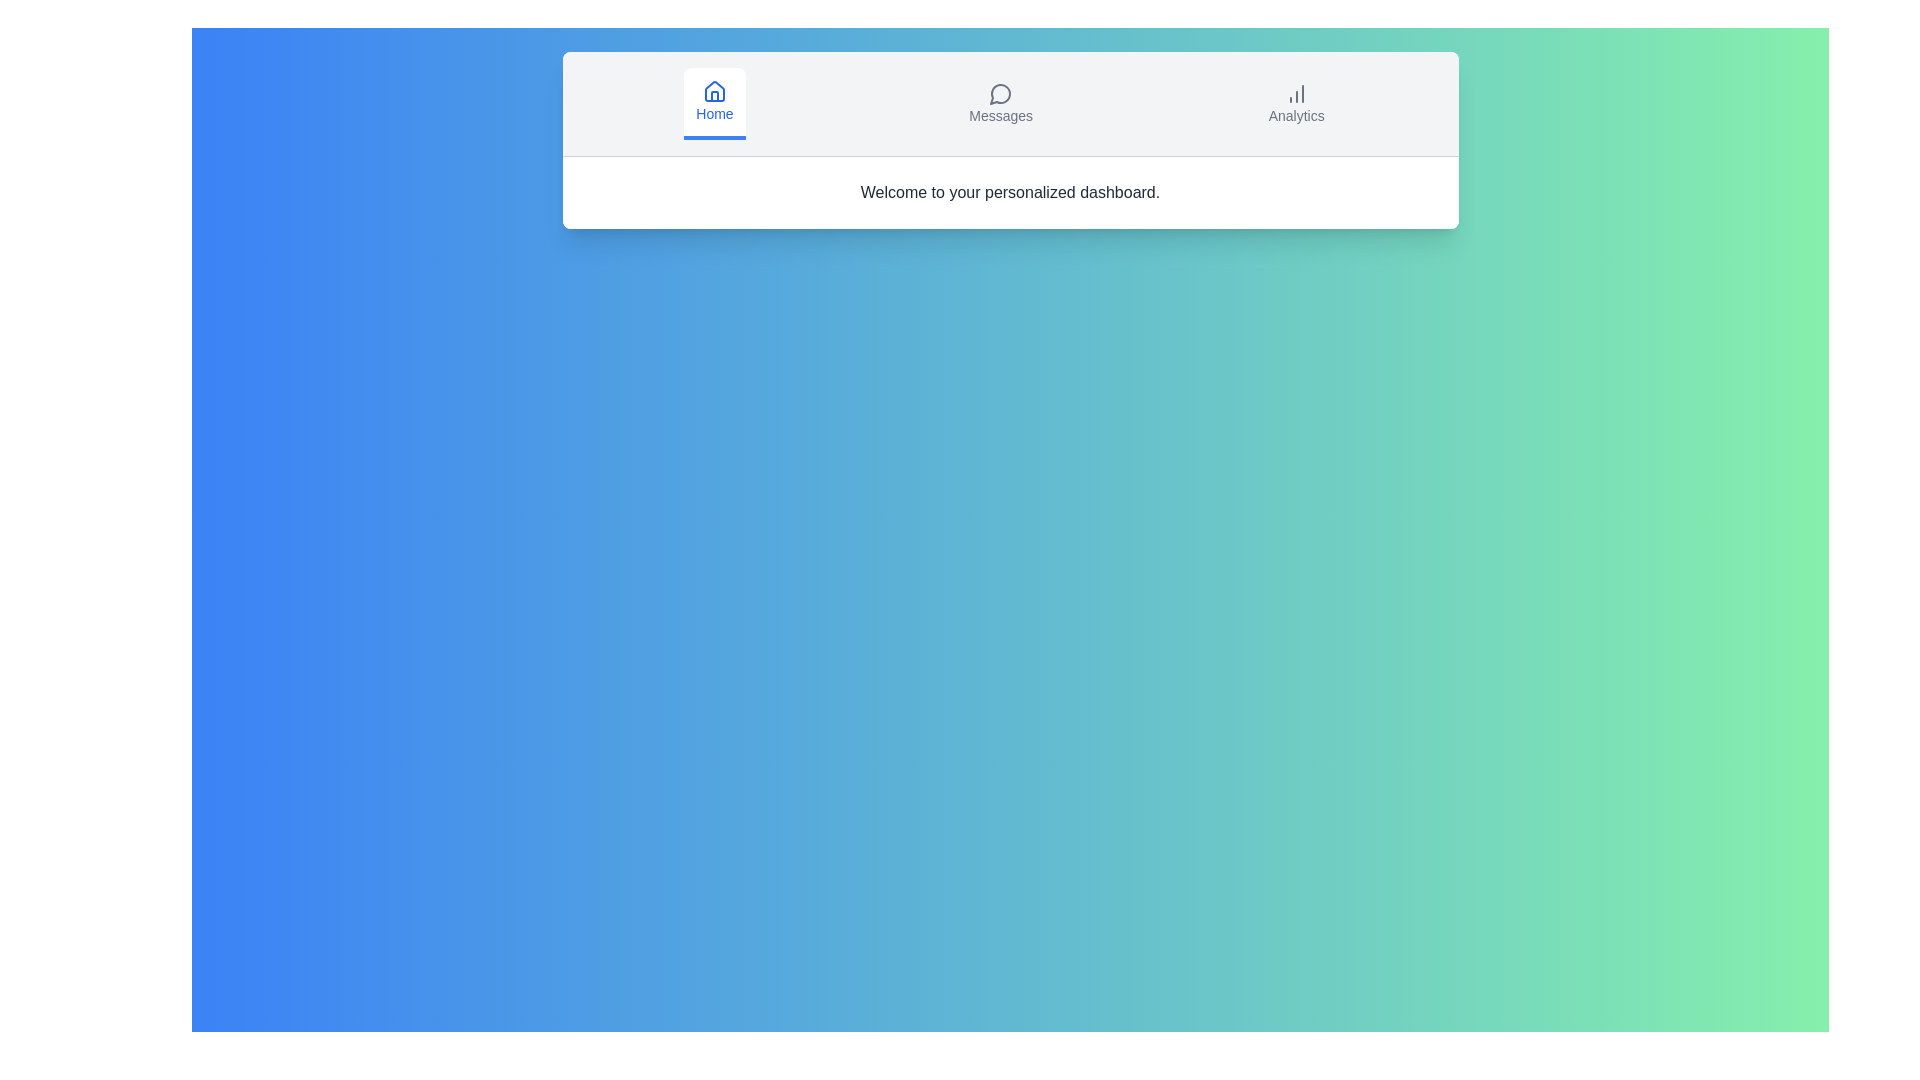 The image size is (1920, 1080). What do you see at coordinates (1001, 104) in the screenshot?
I see `the tab button labeled Messages to view its hover effect` at bounding box center [1001, 104].